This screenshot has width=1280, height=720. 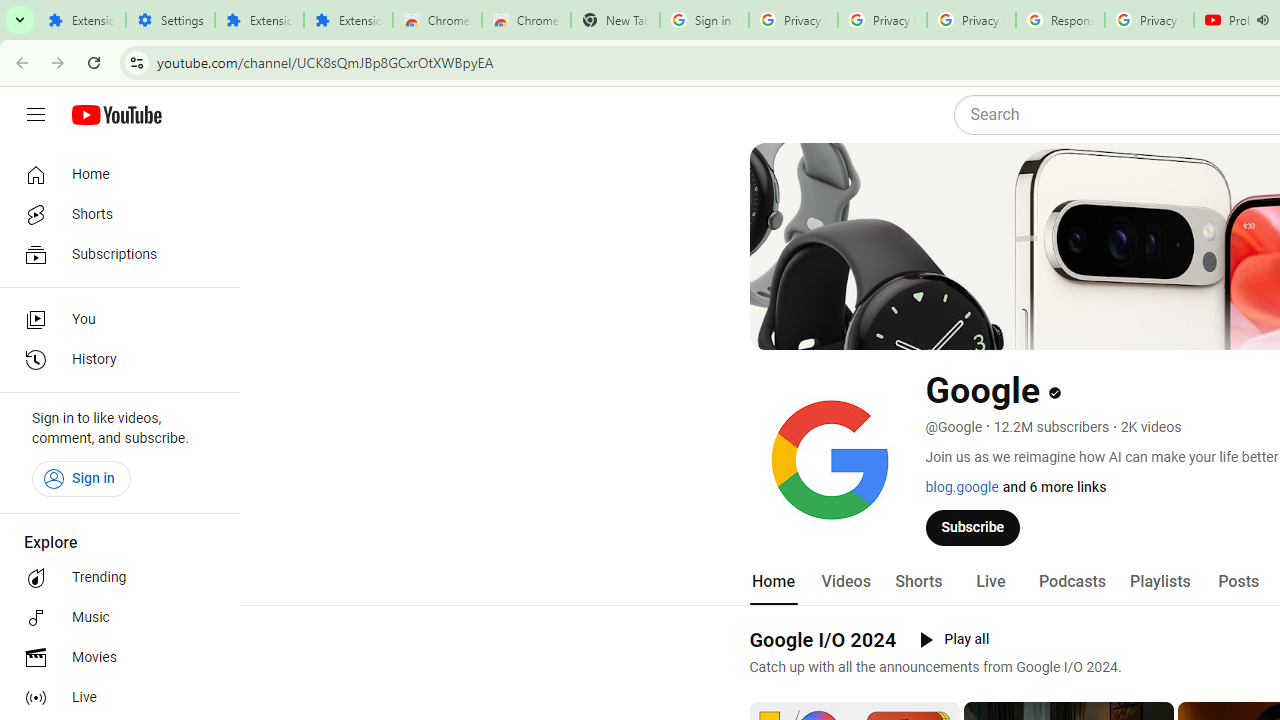 What do you see at coordinates (1071, 581) in the screenshot?
I see `'Podcasts'` at bounding box center [1071, 581].